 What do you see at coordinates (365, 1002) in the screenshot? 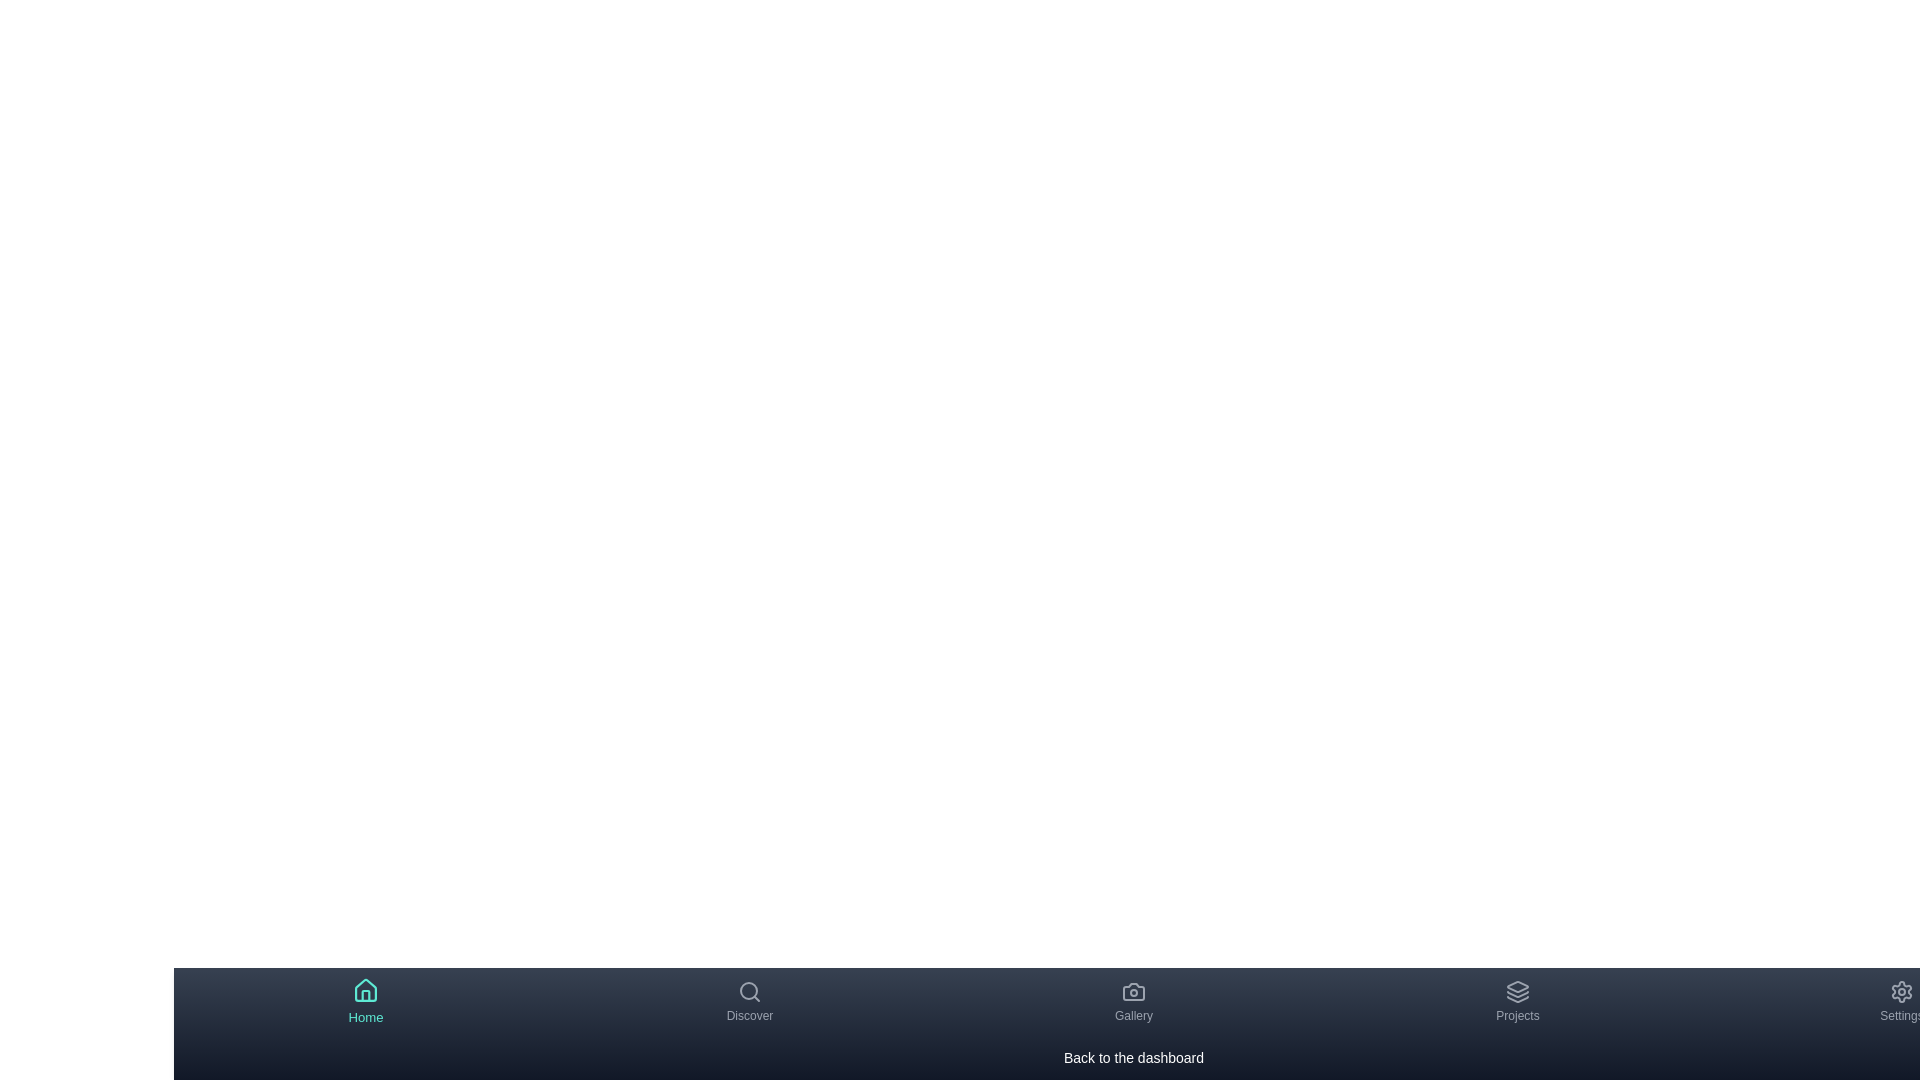
I see `the Home tab by clicking on its navigation item` at bounding box center [365, 1002].